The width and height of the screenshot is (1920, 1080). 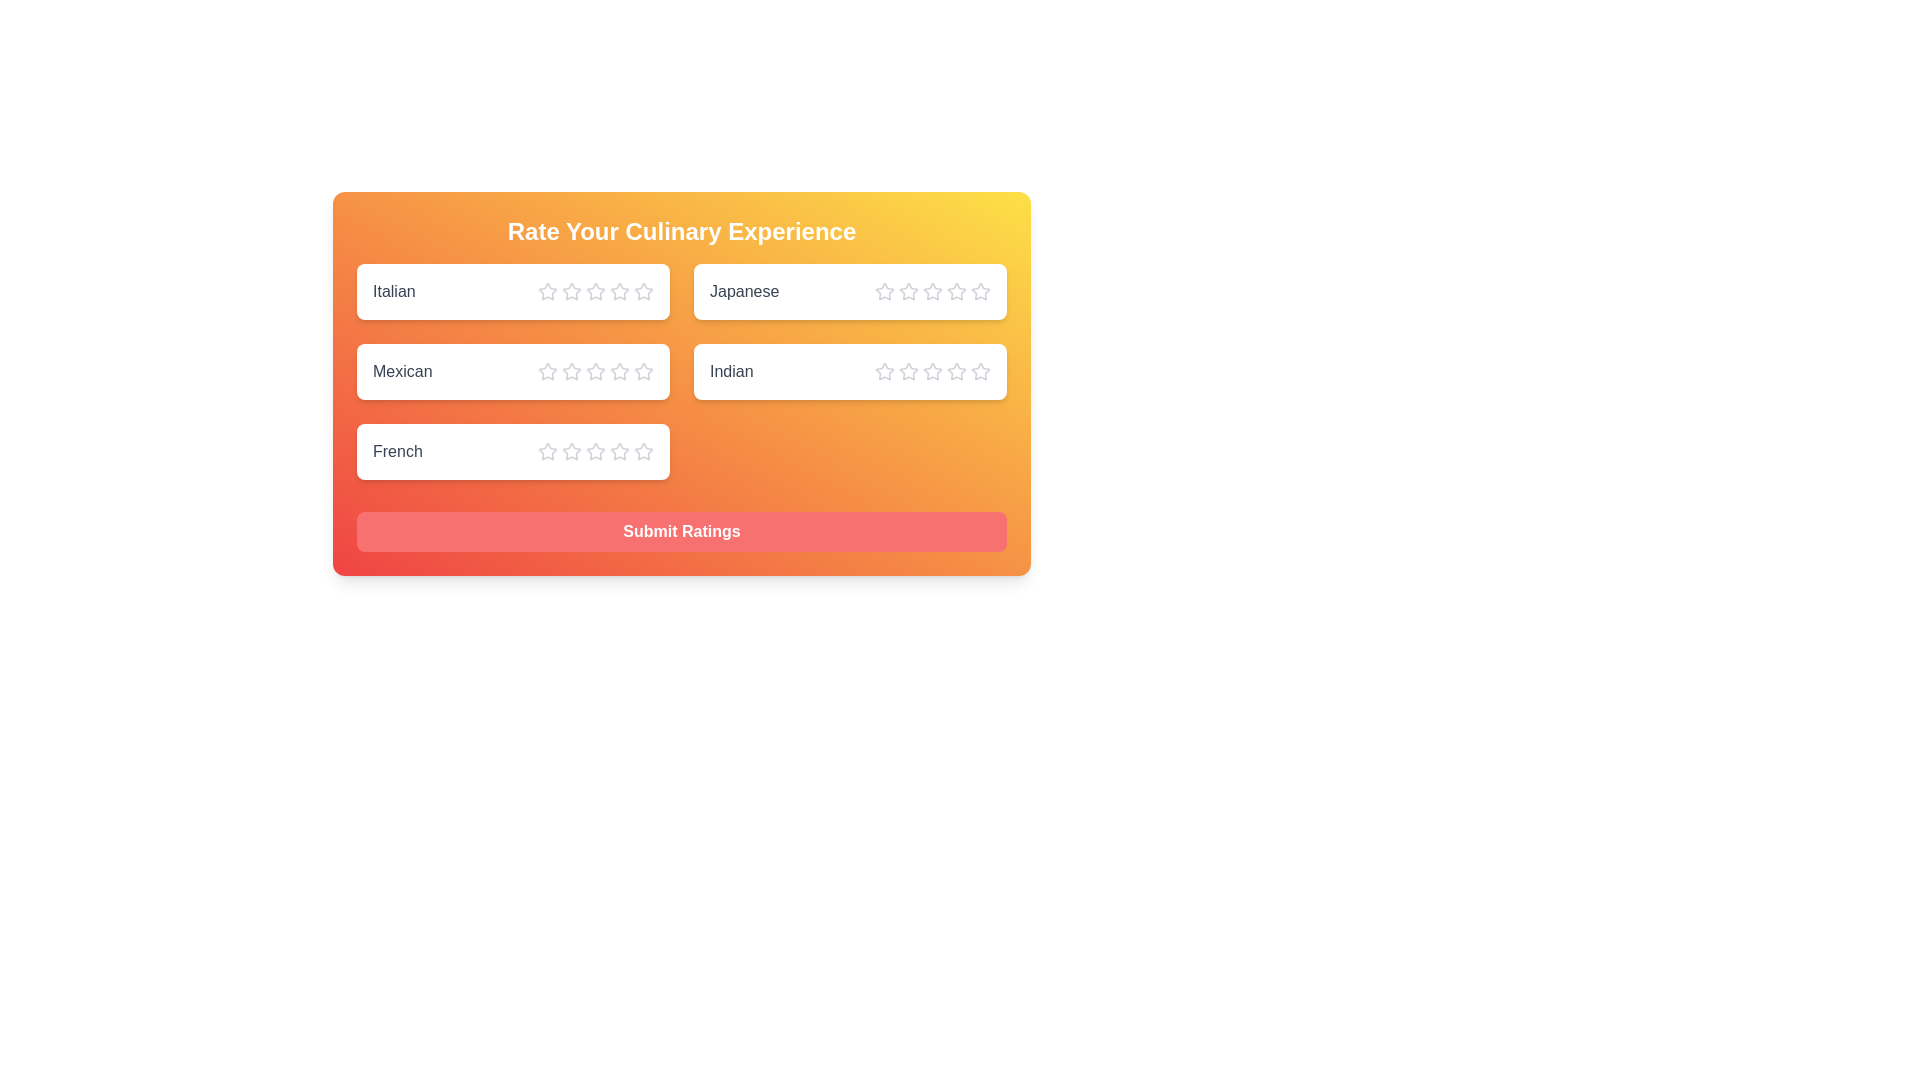 I want to click on the star corresponding to the rating 1 for the cuisine Mexican, so click(x=547, y=371).